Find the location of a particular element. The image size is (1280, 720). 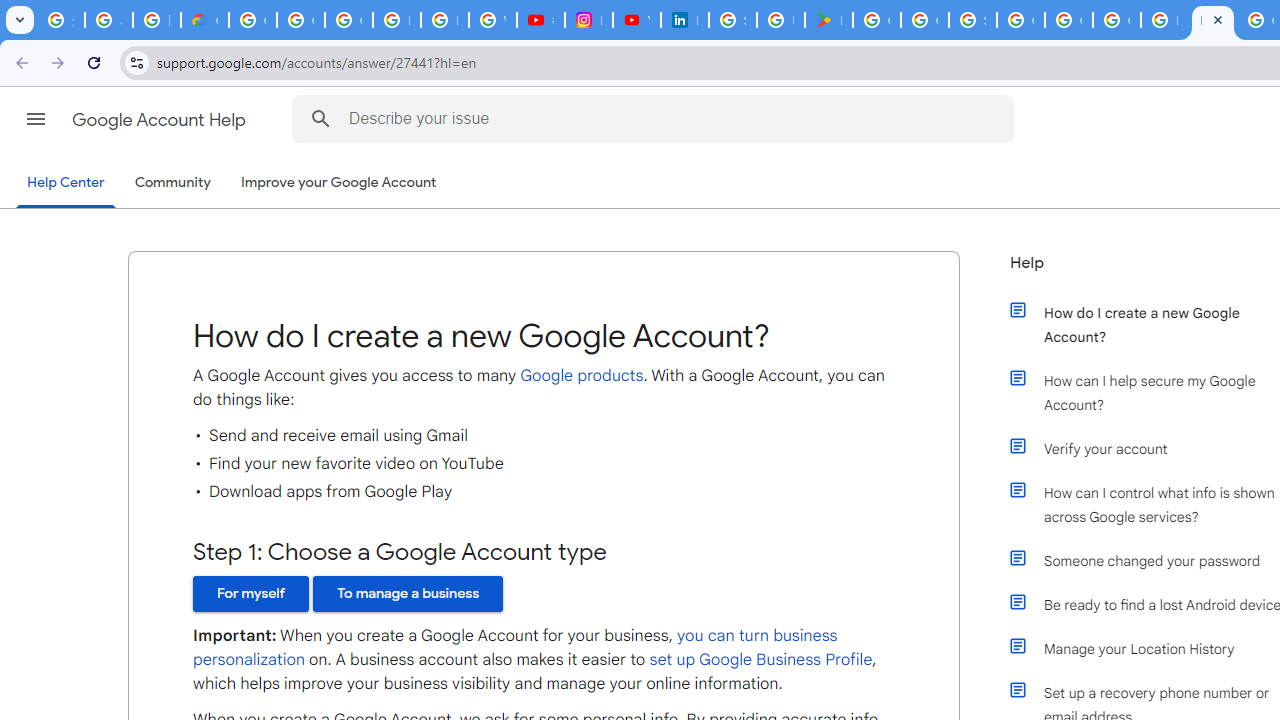

'How do I create a new Google Account? - Google Account Help' is located at coordinates (1164, 20).